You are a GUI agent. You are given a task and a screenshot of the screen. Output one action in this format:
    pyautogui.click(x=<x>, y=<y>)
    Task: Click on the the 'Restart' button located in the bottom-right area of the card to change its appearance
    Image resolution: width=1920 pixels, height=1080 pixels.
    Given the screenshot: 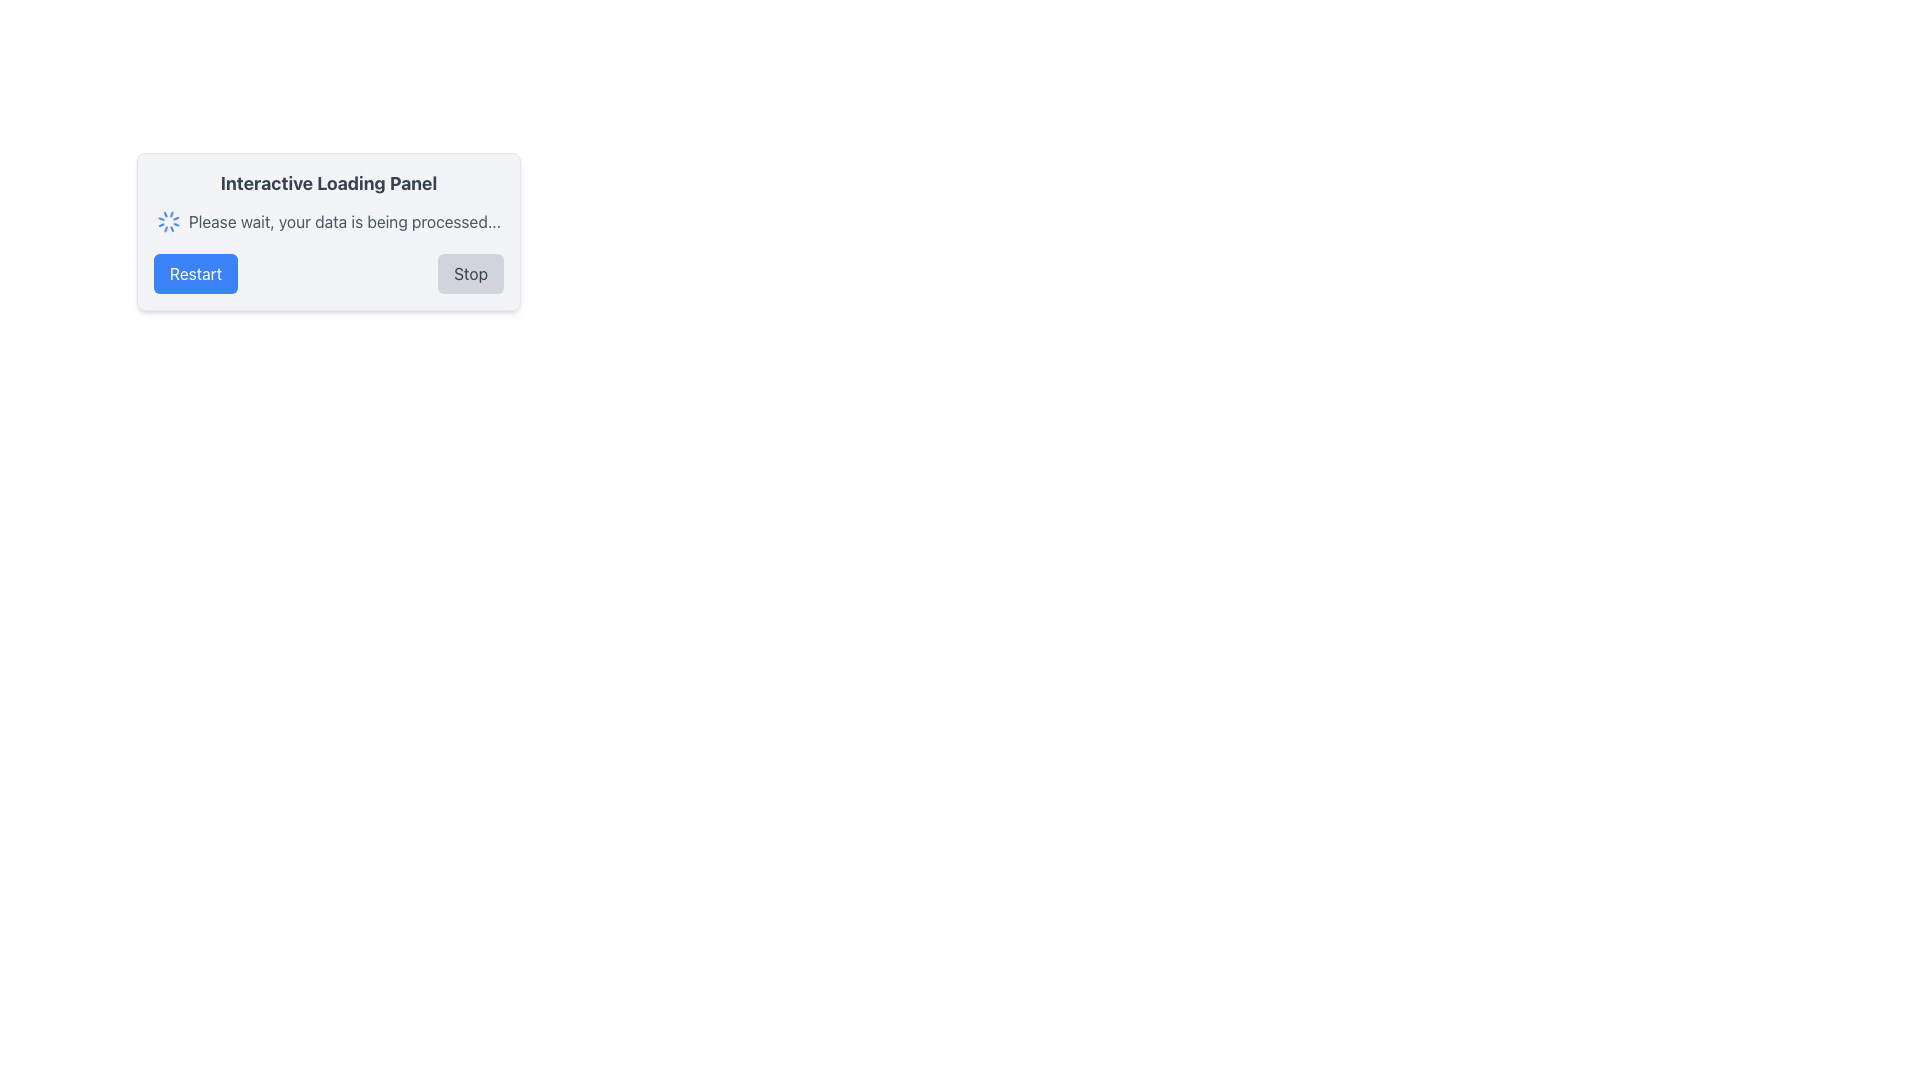 What is the action you would take?
    pyautogui.click(x=196, y=273)
    